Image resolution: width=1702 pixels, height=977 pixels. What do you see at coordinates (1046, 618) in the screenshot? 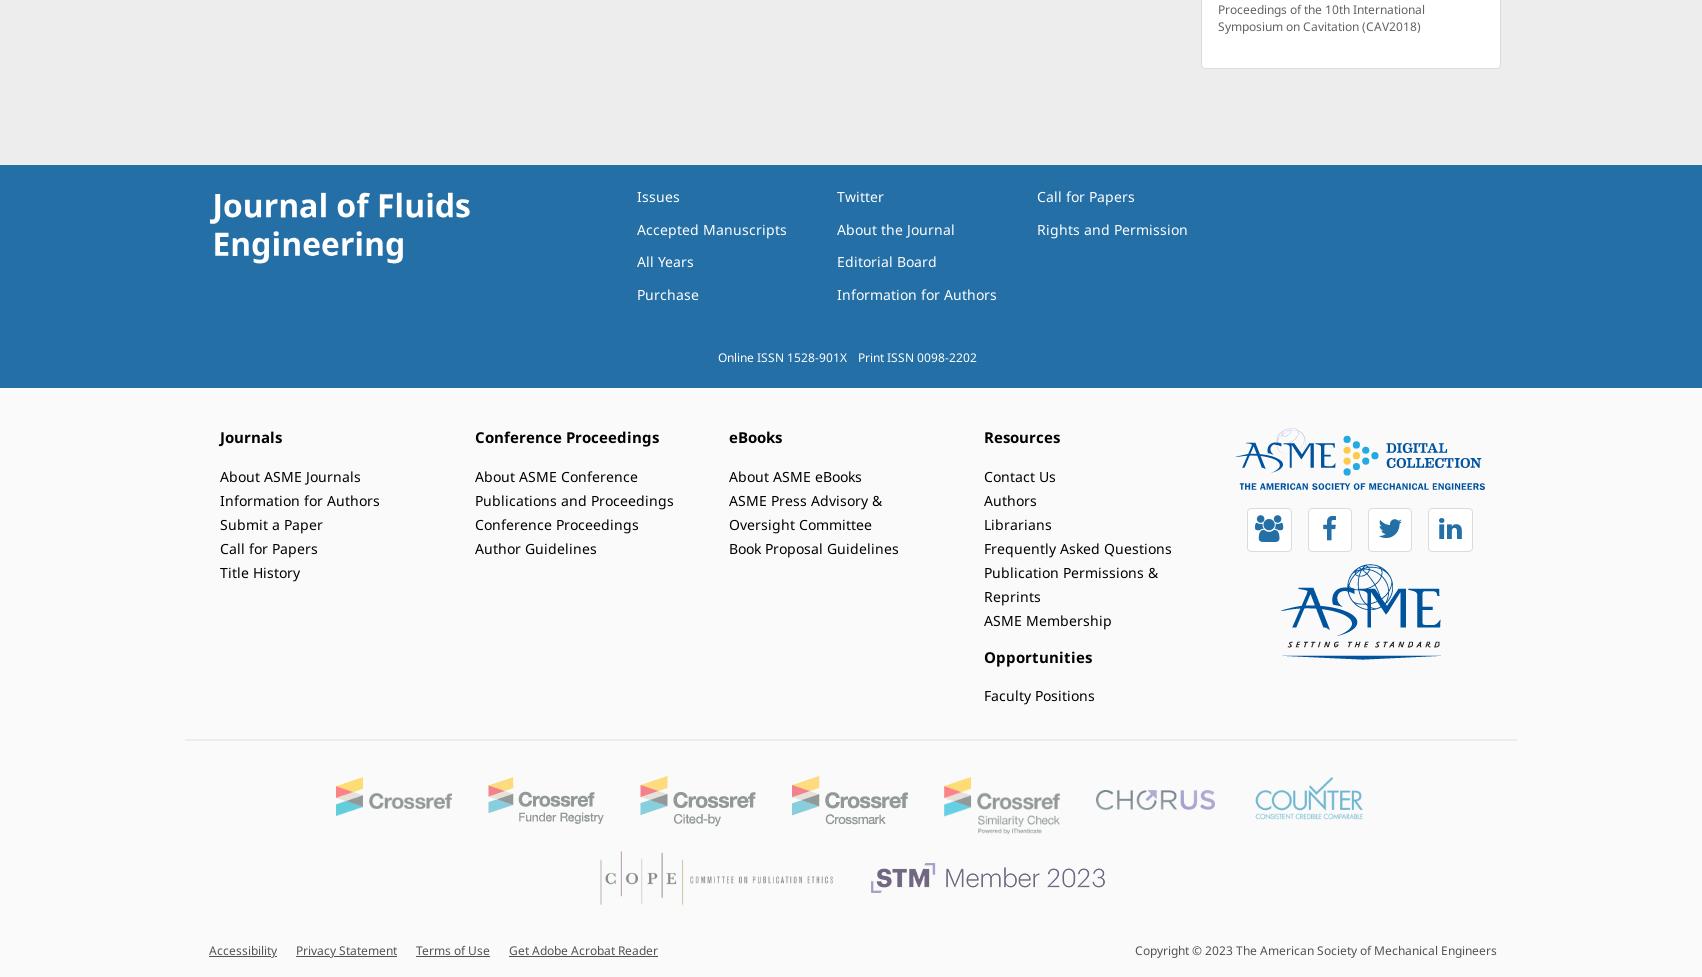
I see `'ASME Membership'` at bounding box center [1046, 618].